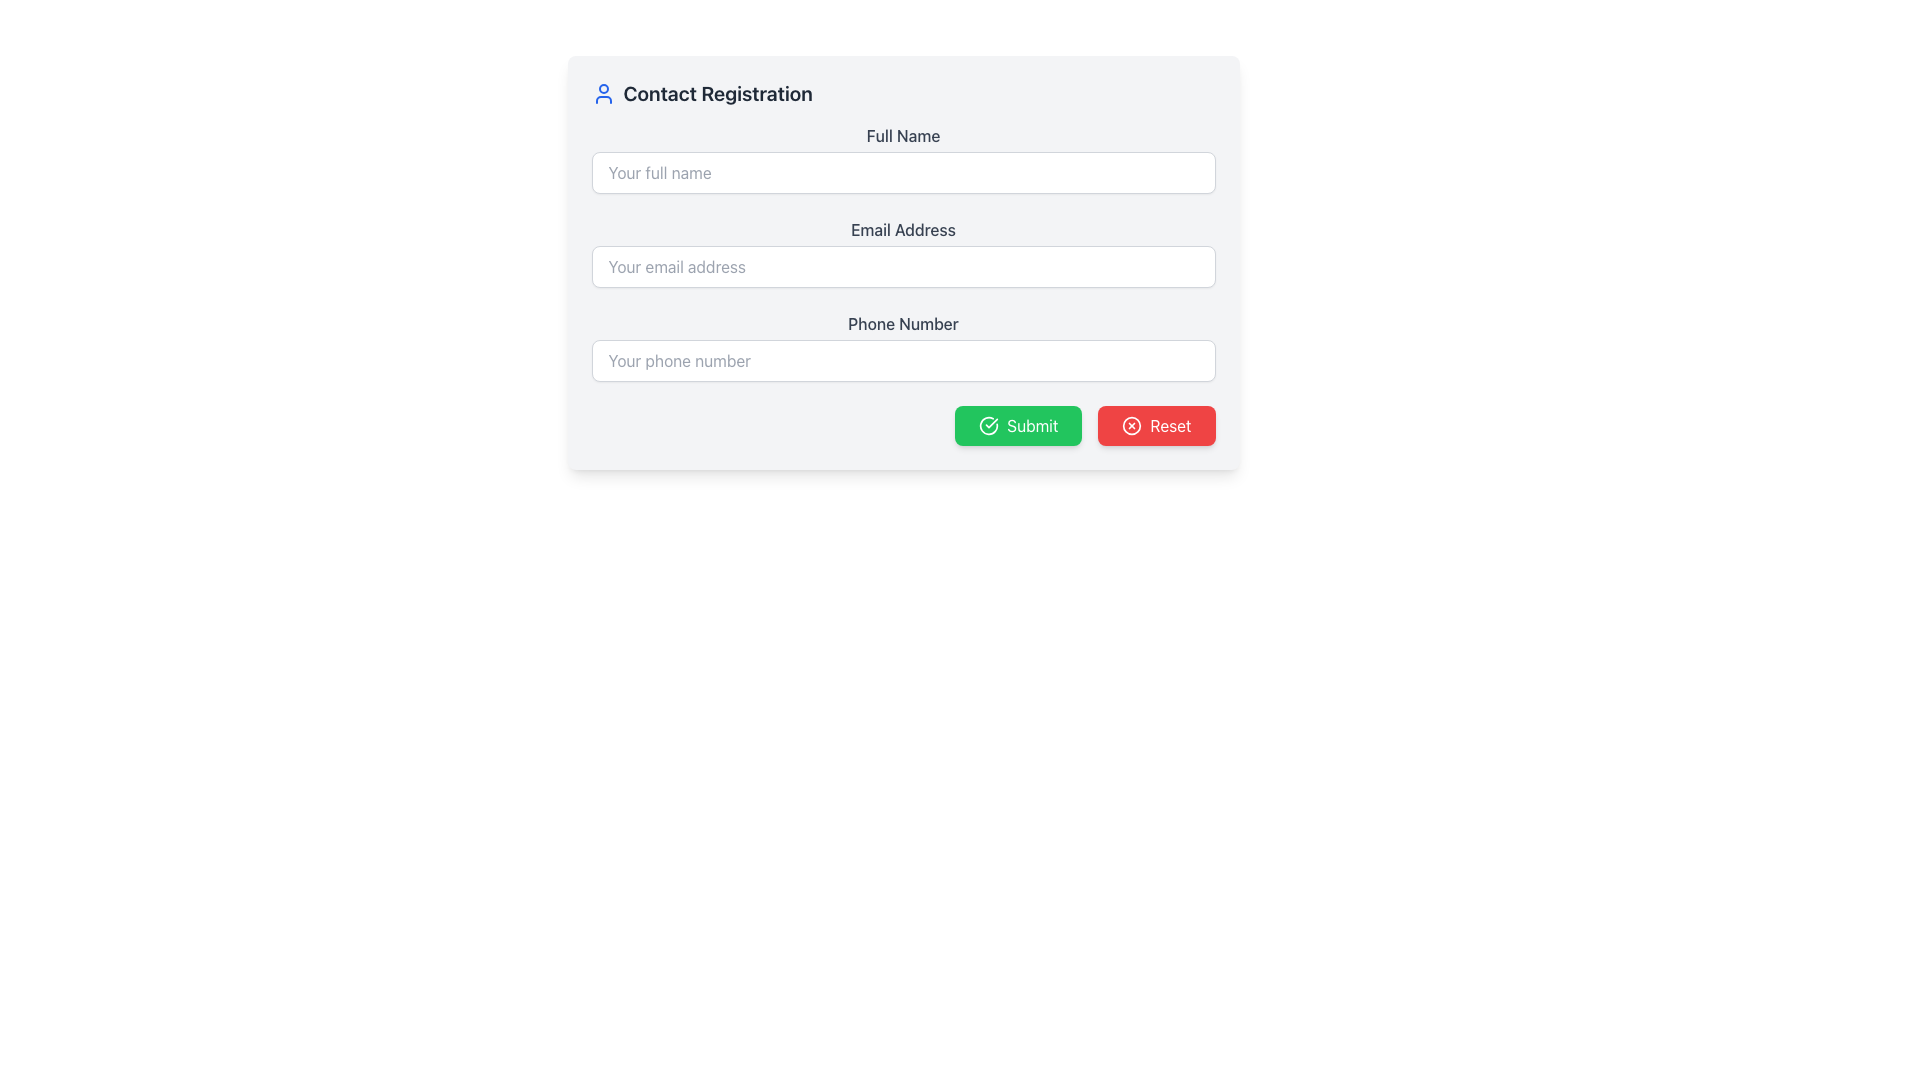 The width and height of the screenshot is (1920, 1080). Describe the element at coordinates (1171, 424) in the screenshot. I see `the reset button located at the bottom-right corner of the form, which is the second button in a horizontal row following the green 'Submit' button` at that location.